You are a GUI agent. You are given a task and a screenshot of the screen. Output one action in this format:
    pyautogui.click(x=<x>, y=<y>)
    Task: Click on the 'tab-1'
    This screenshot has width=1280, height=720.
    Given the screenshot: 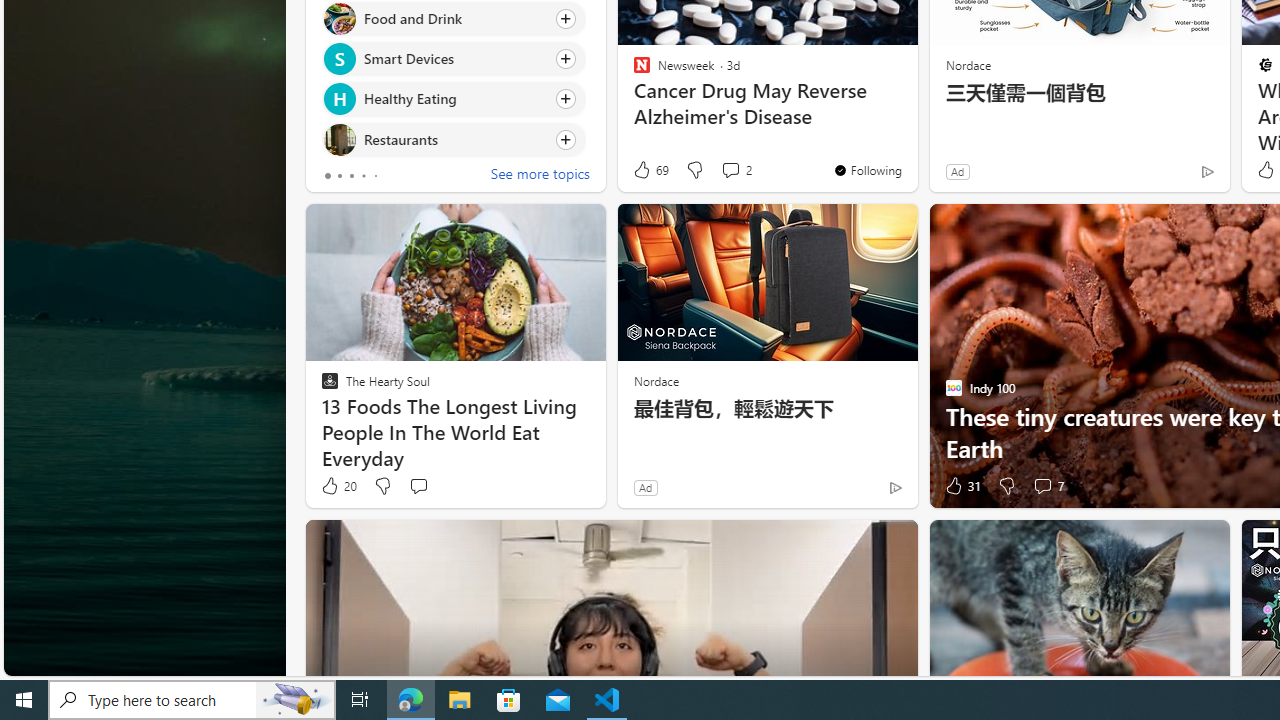 What is the action you would take?
    pyautogui.click(x=339, y=175)
    